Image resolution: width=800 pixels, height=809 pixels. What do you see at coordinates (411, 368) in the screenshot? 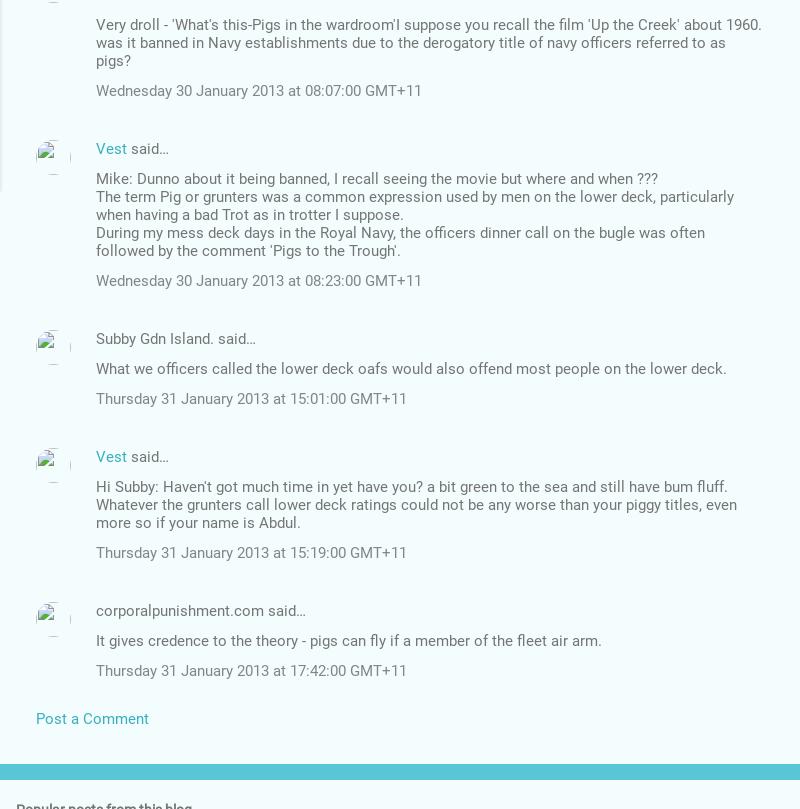
I see `'What we officers called the lower deck oafs would also offend most people on the lower deck.'` at bounding box center [411, 368].